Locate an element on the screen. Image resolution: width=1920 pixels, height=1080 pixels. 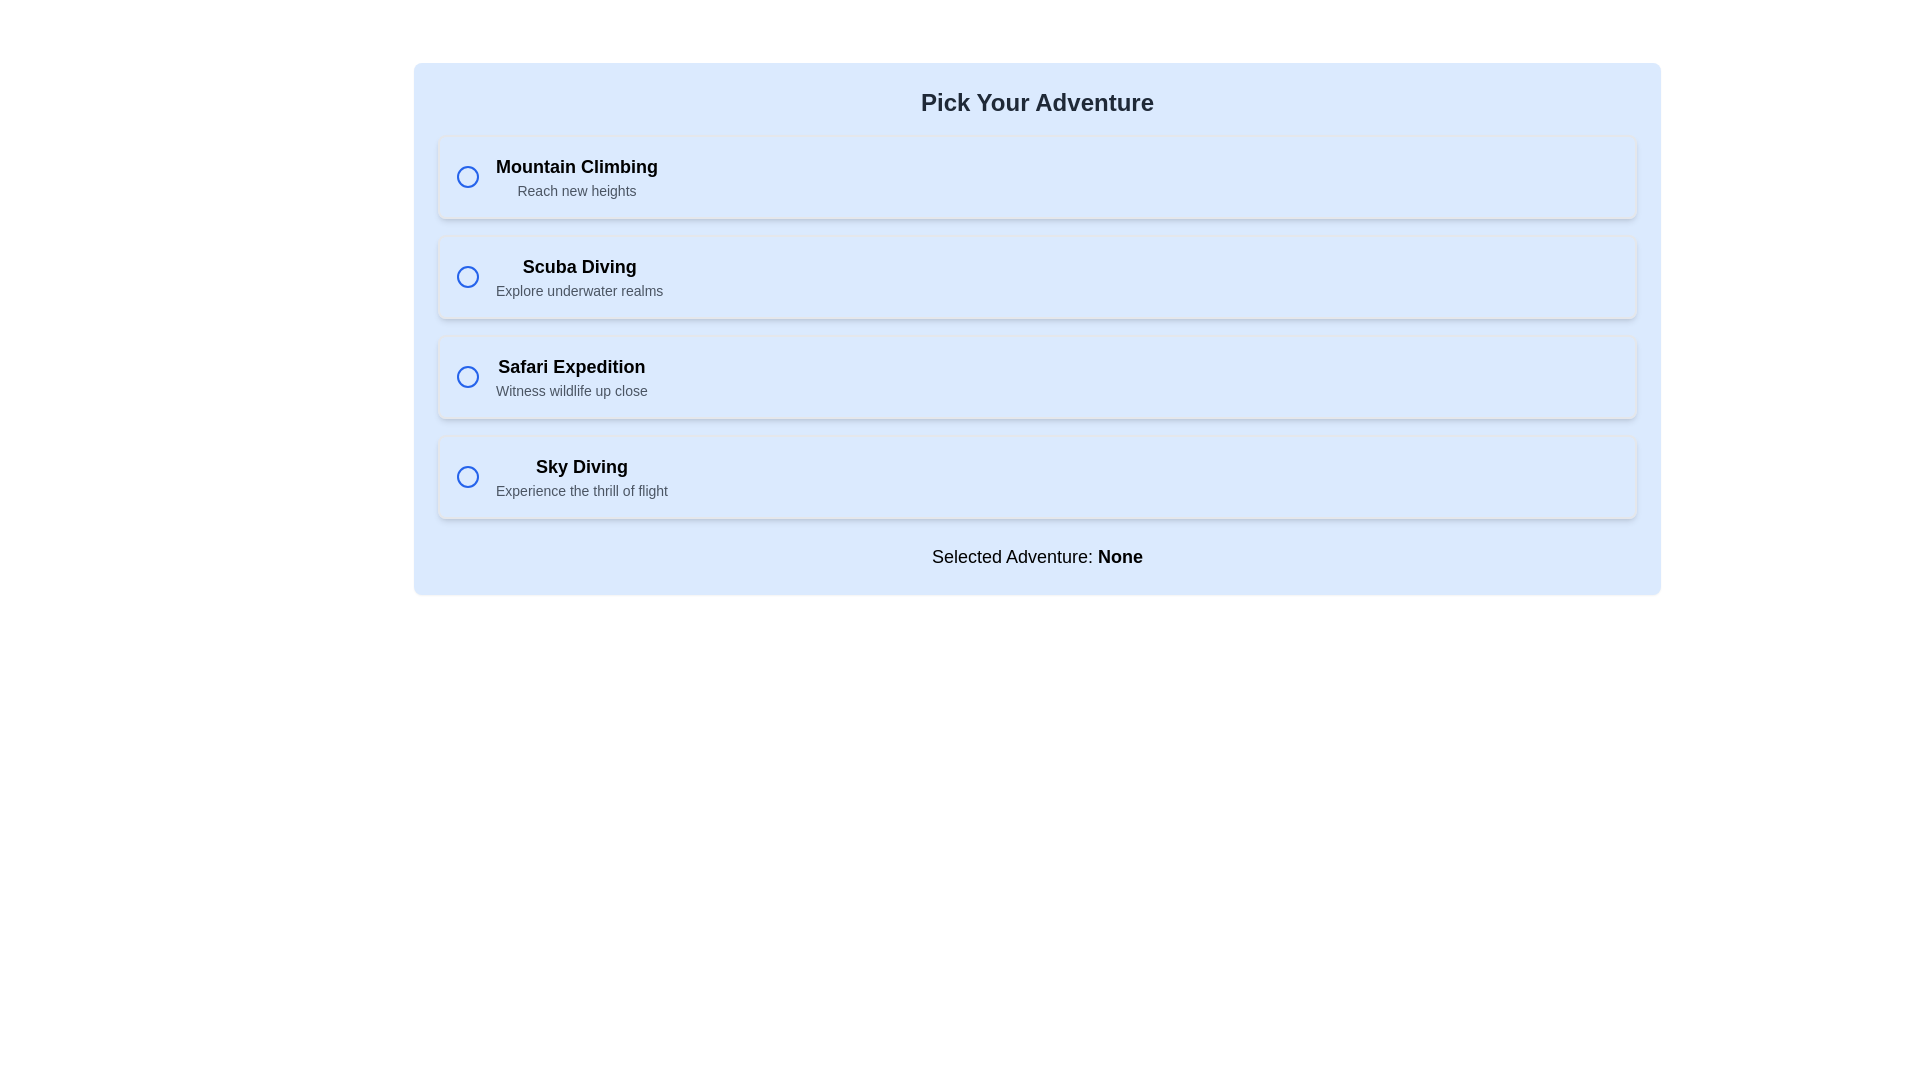
the 'Safari Expedition' text label, which serves as a title for the adventure choice, located in the third selectable option block above the descriptive text 'Witness wildlife up close' is located at coordinates (570, 366).